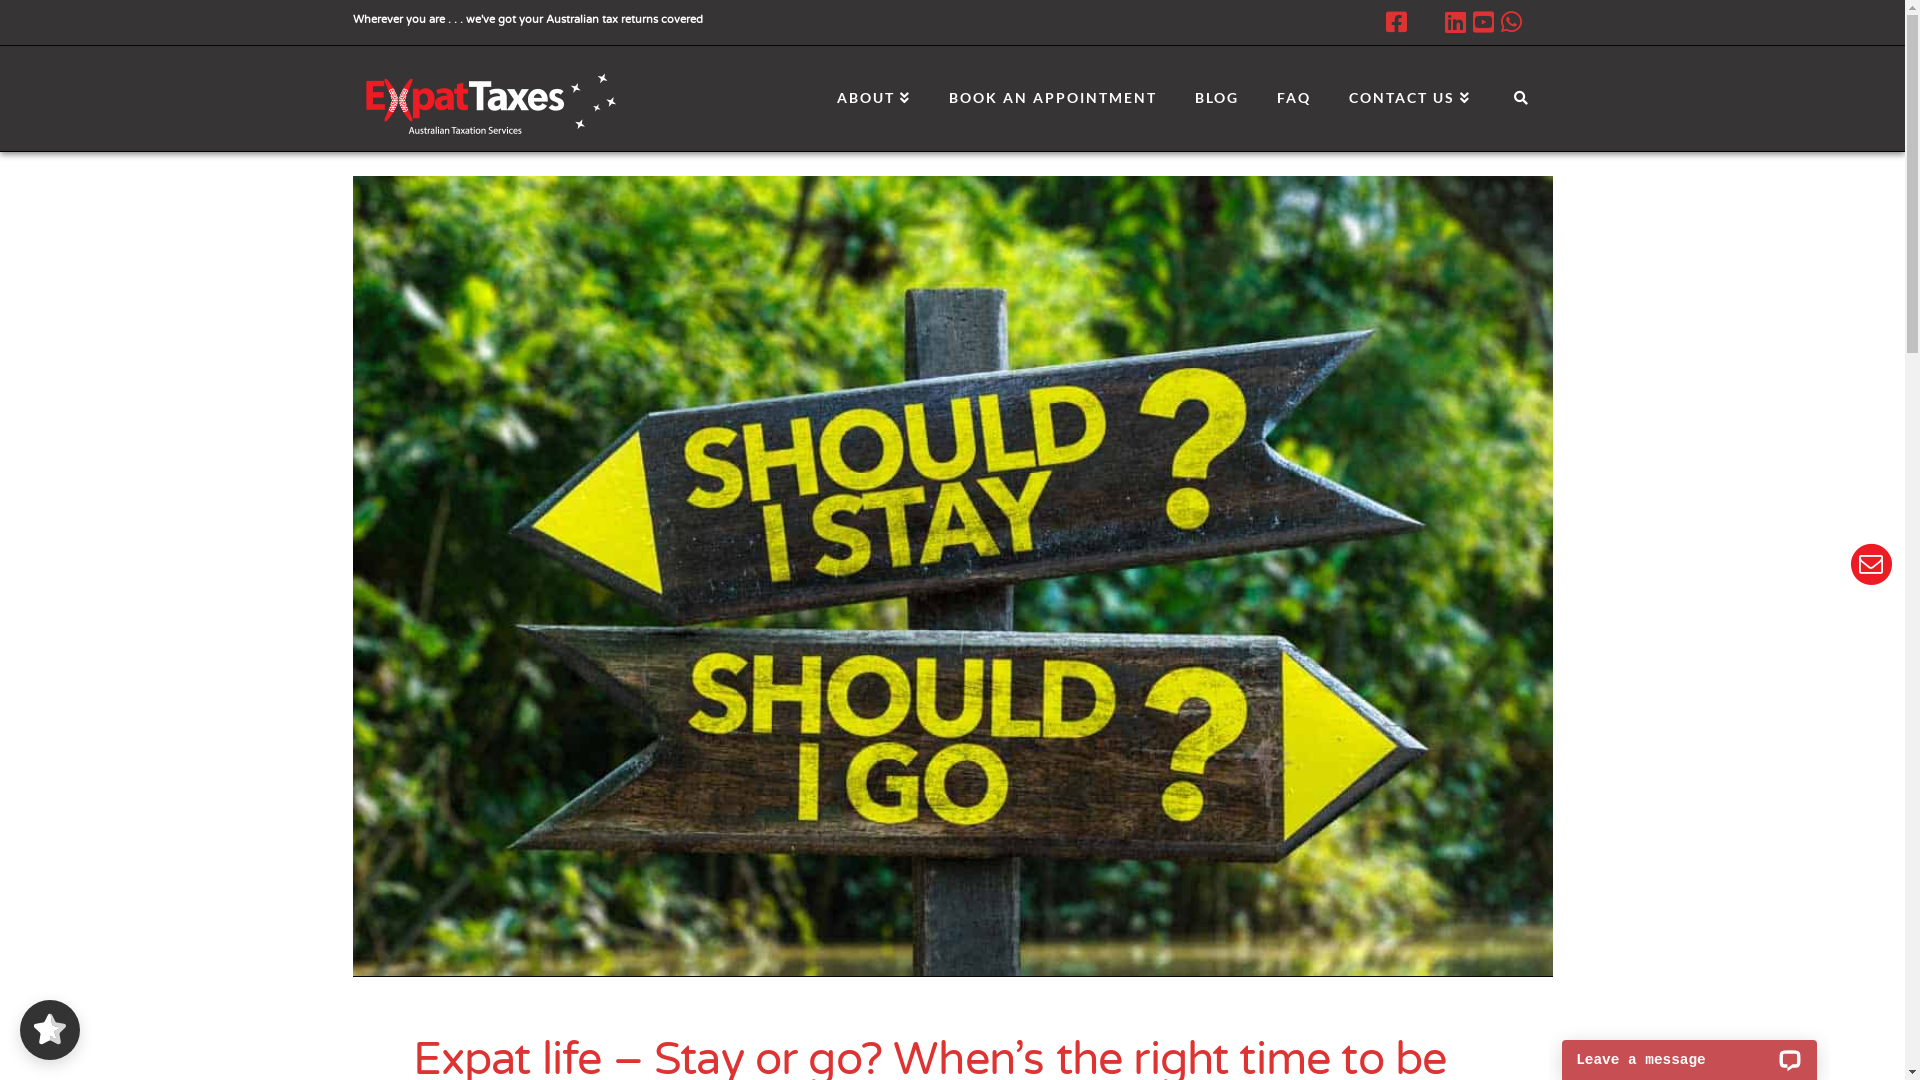 Image resolution: width=1920 pixels, height=1080 pixels. I want to click on 'LinkedIn', so click(1454, 22).